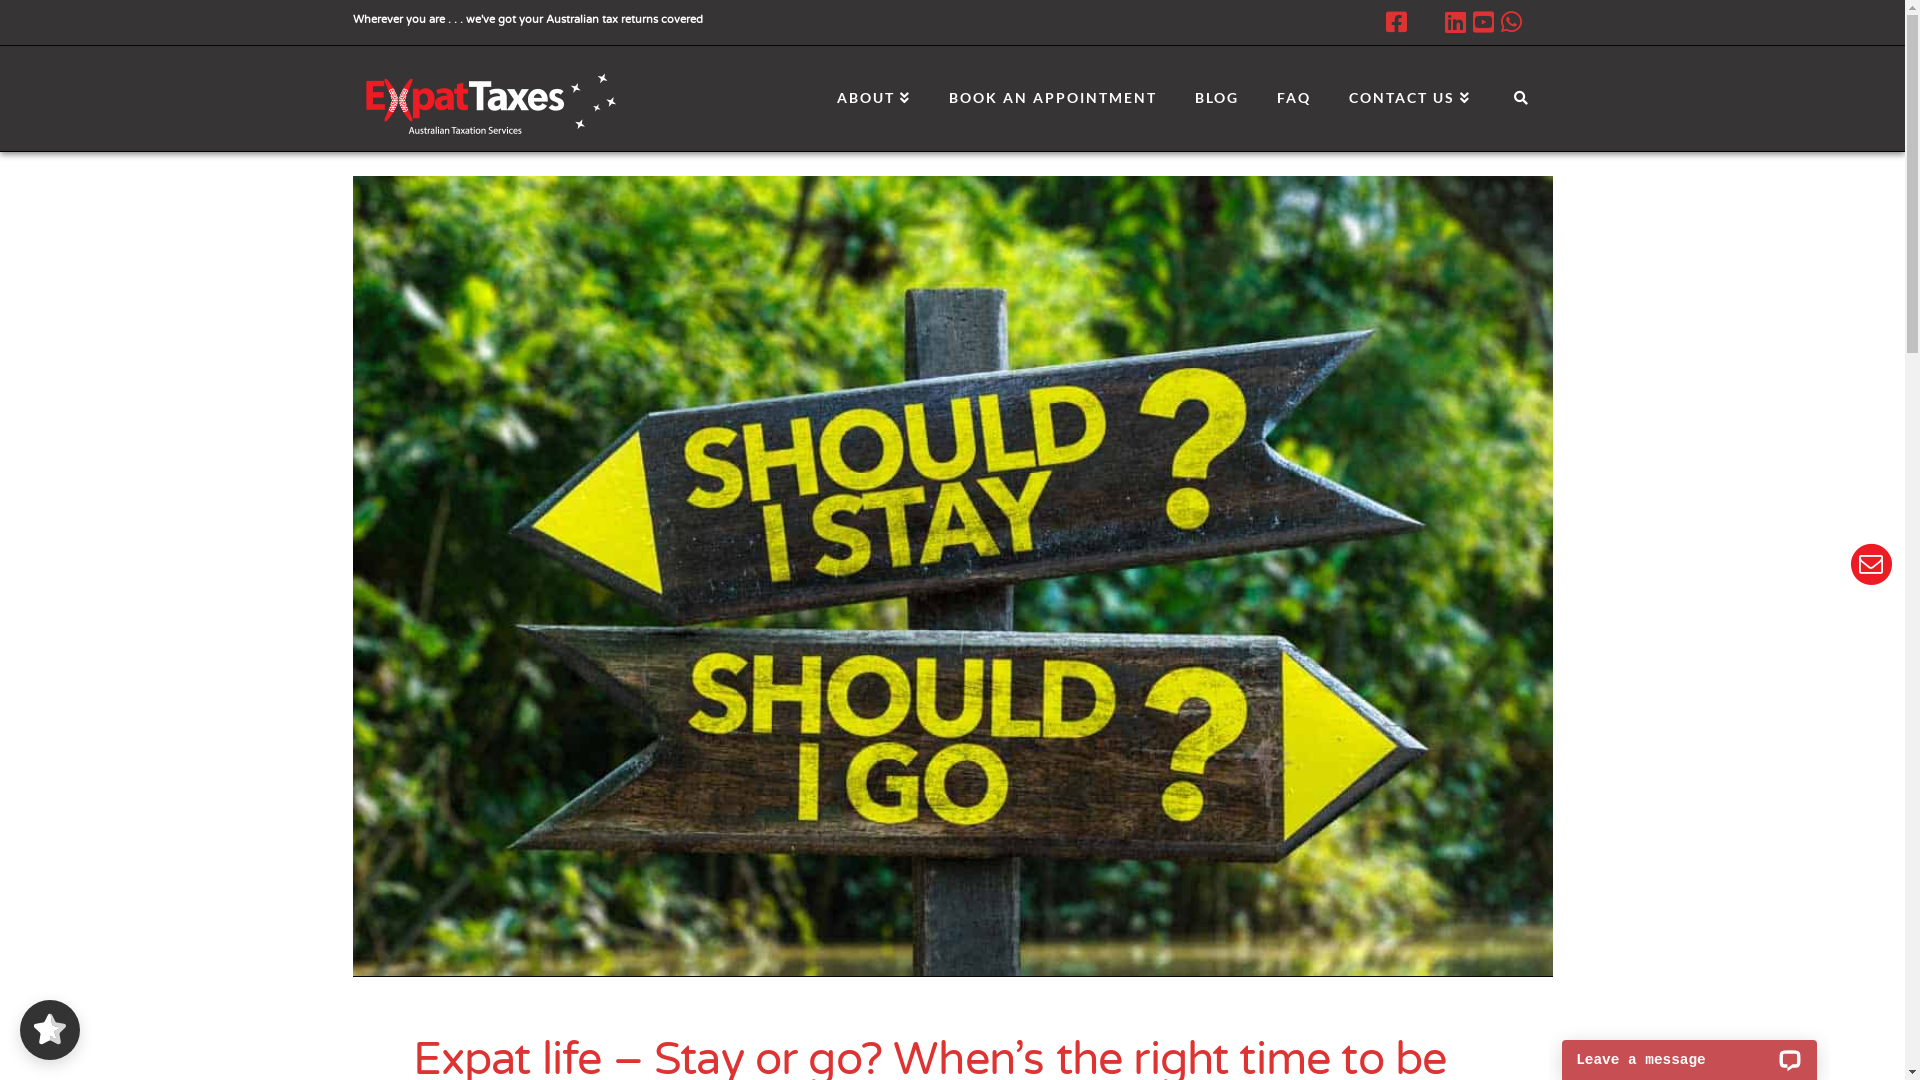 Image resolution: width=1920 pixels, height=1080 pixels. I want to click on 'LinkedIn', so click(1454, 22).